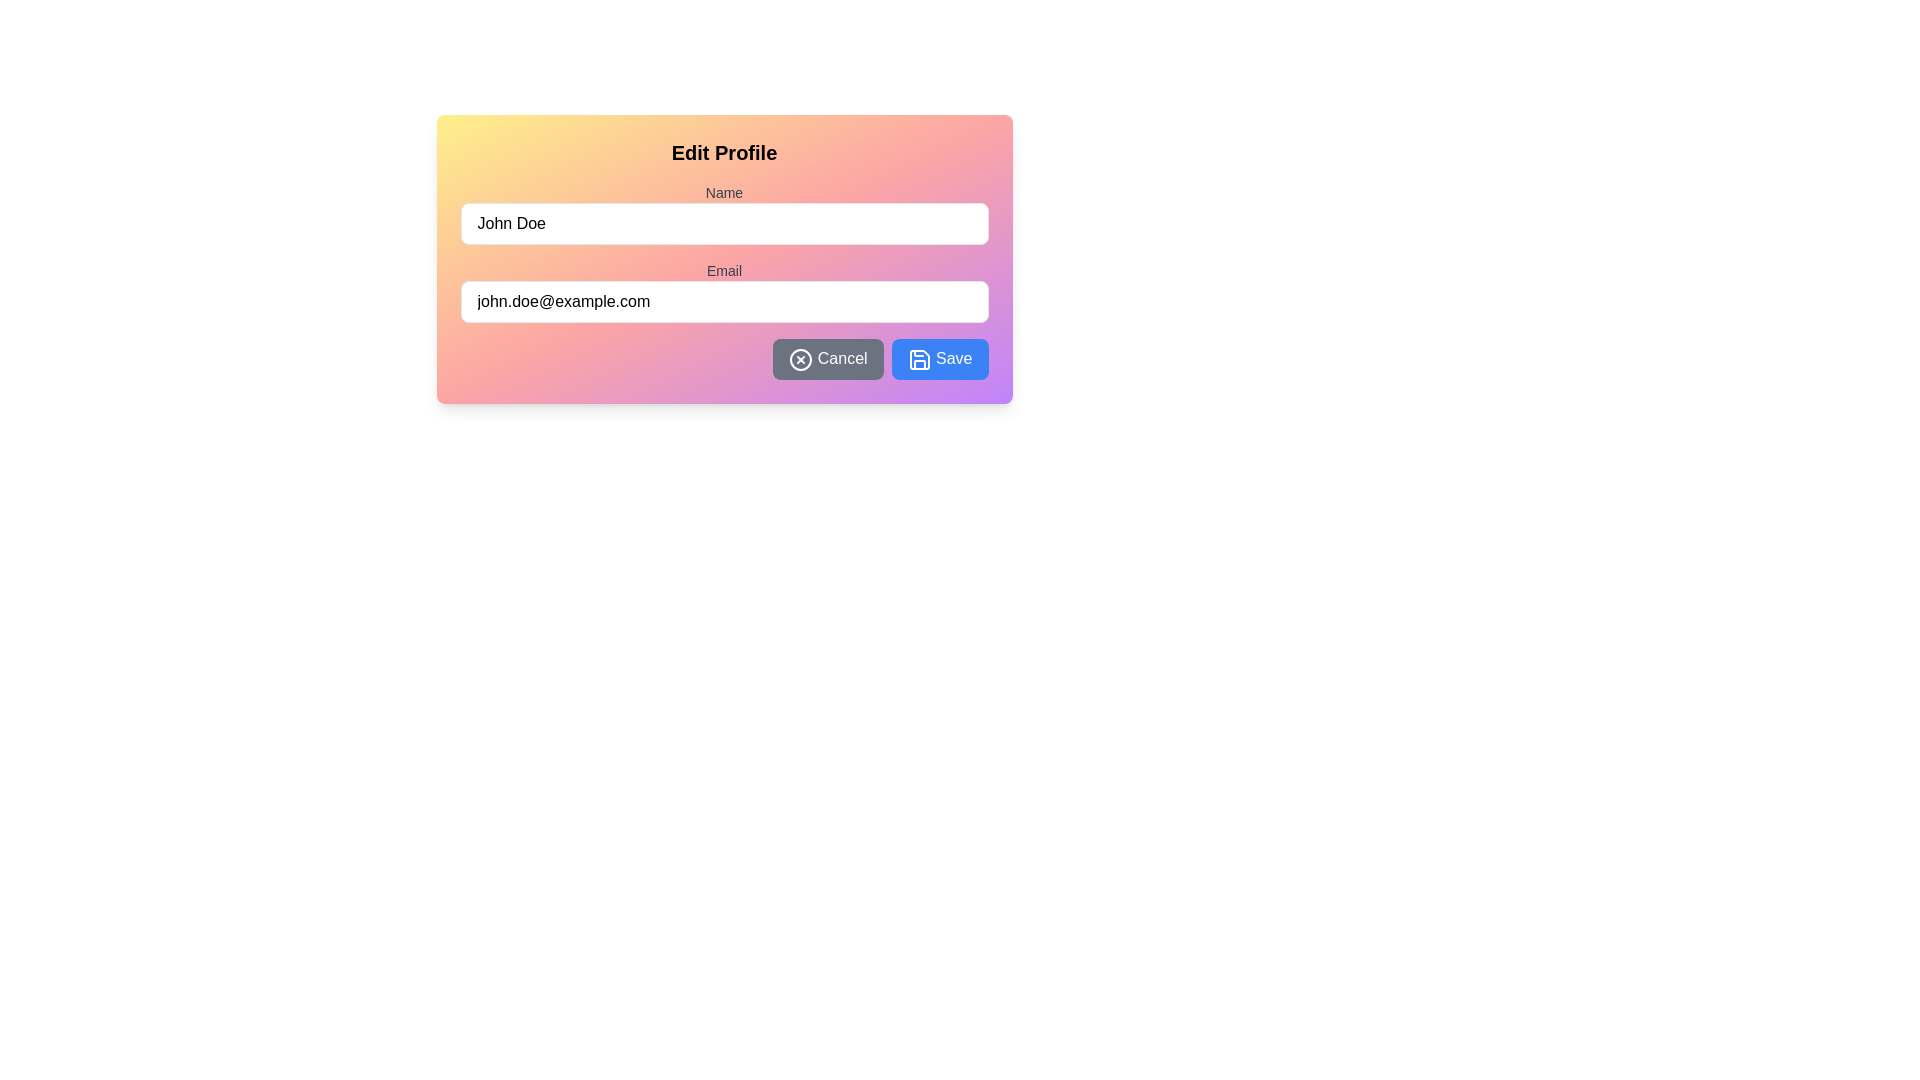 This screenshot has height=1080, width=1920. What do you see at coordinates (939, 358) in the screenshot?
I see `the save button located at the bottom right of the form to observe the color change effect` at bounding box center [939, 358].